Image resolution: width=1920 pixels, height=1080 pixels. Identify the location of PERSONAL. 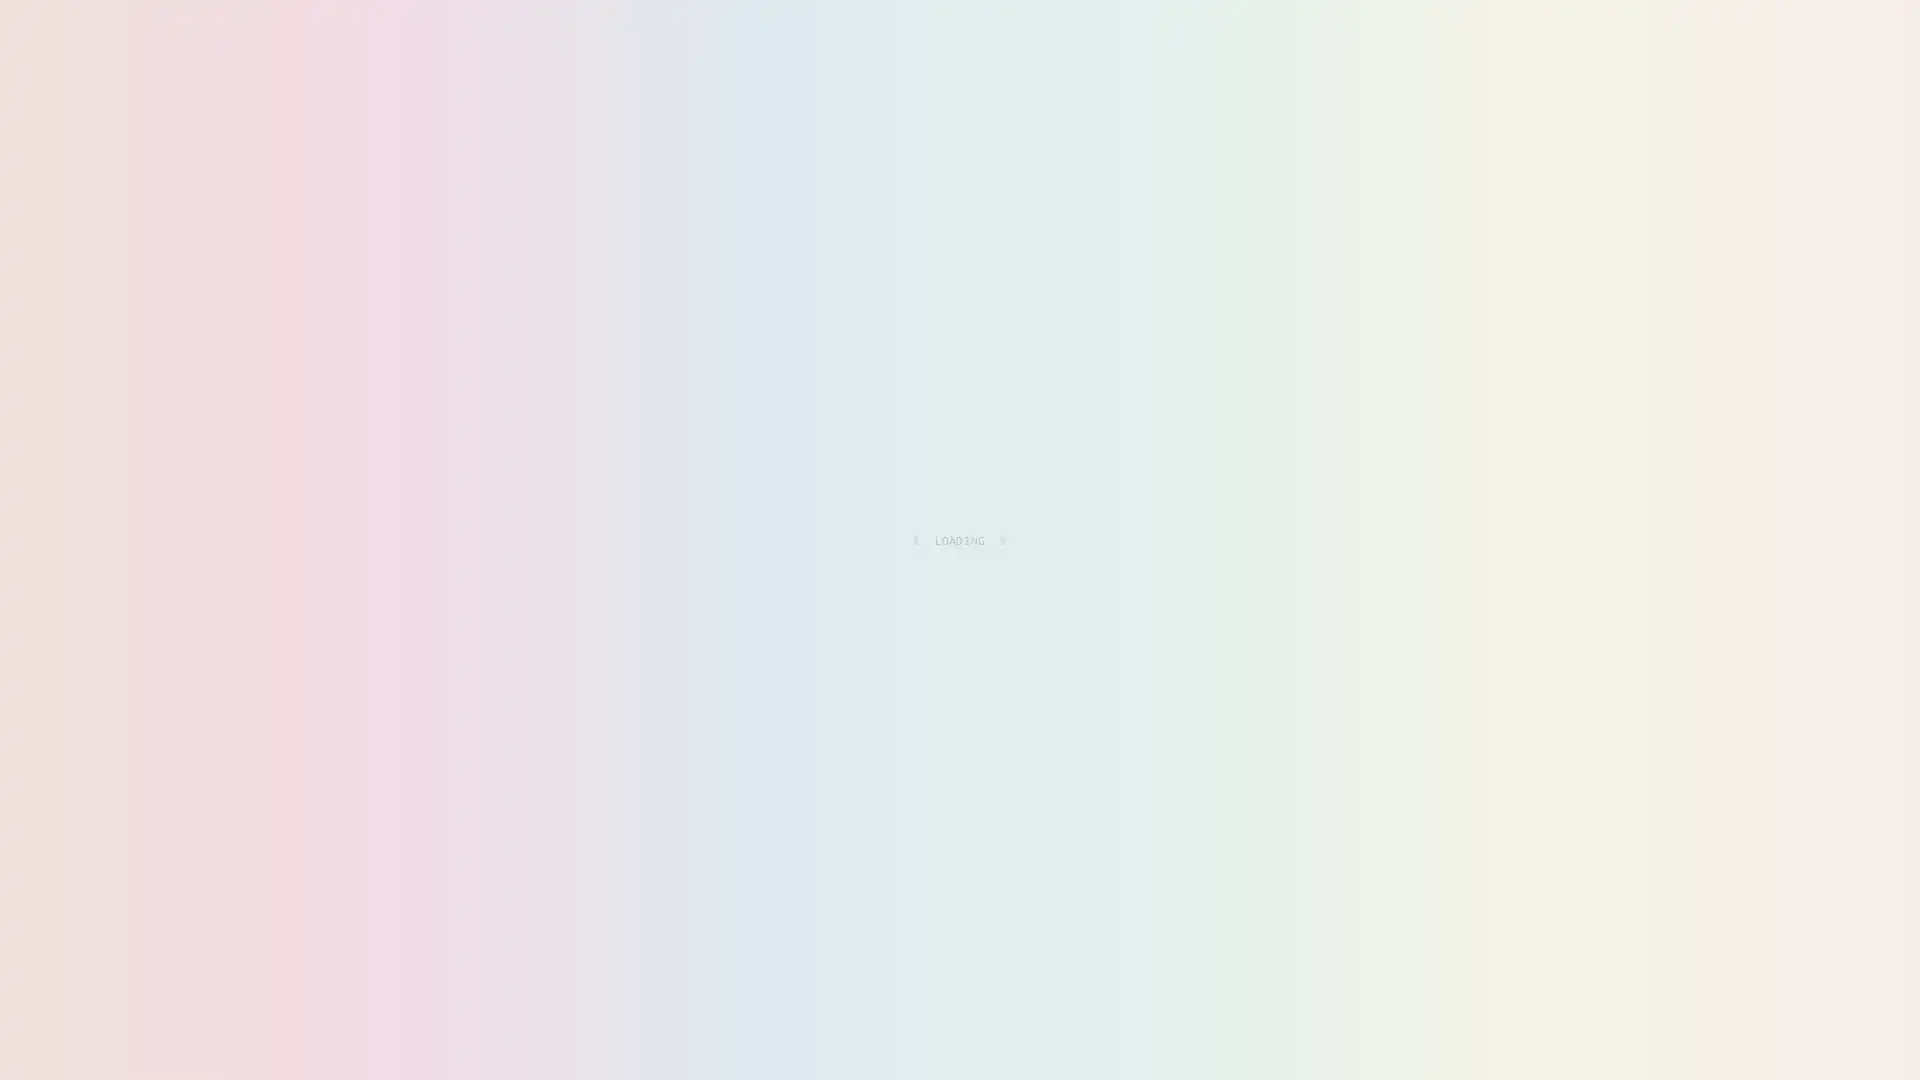
(686, 201).